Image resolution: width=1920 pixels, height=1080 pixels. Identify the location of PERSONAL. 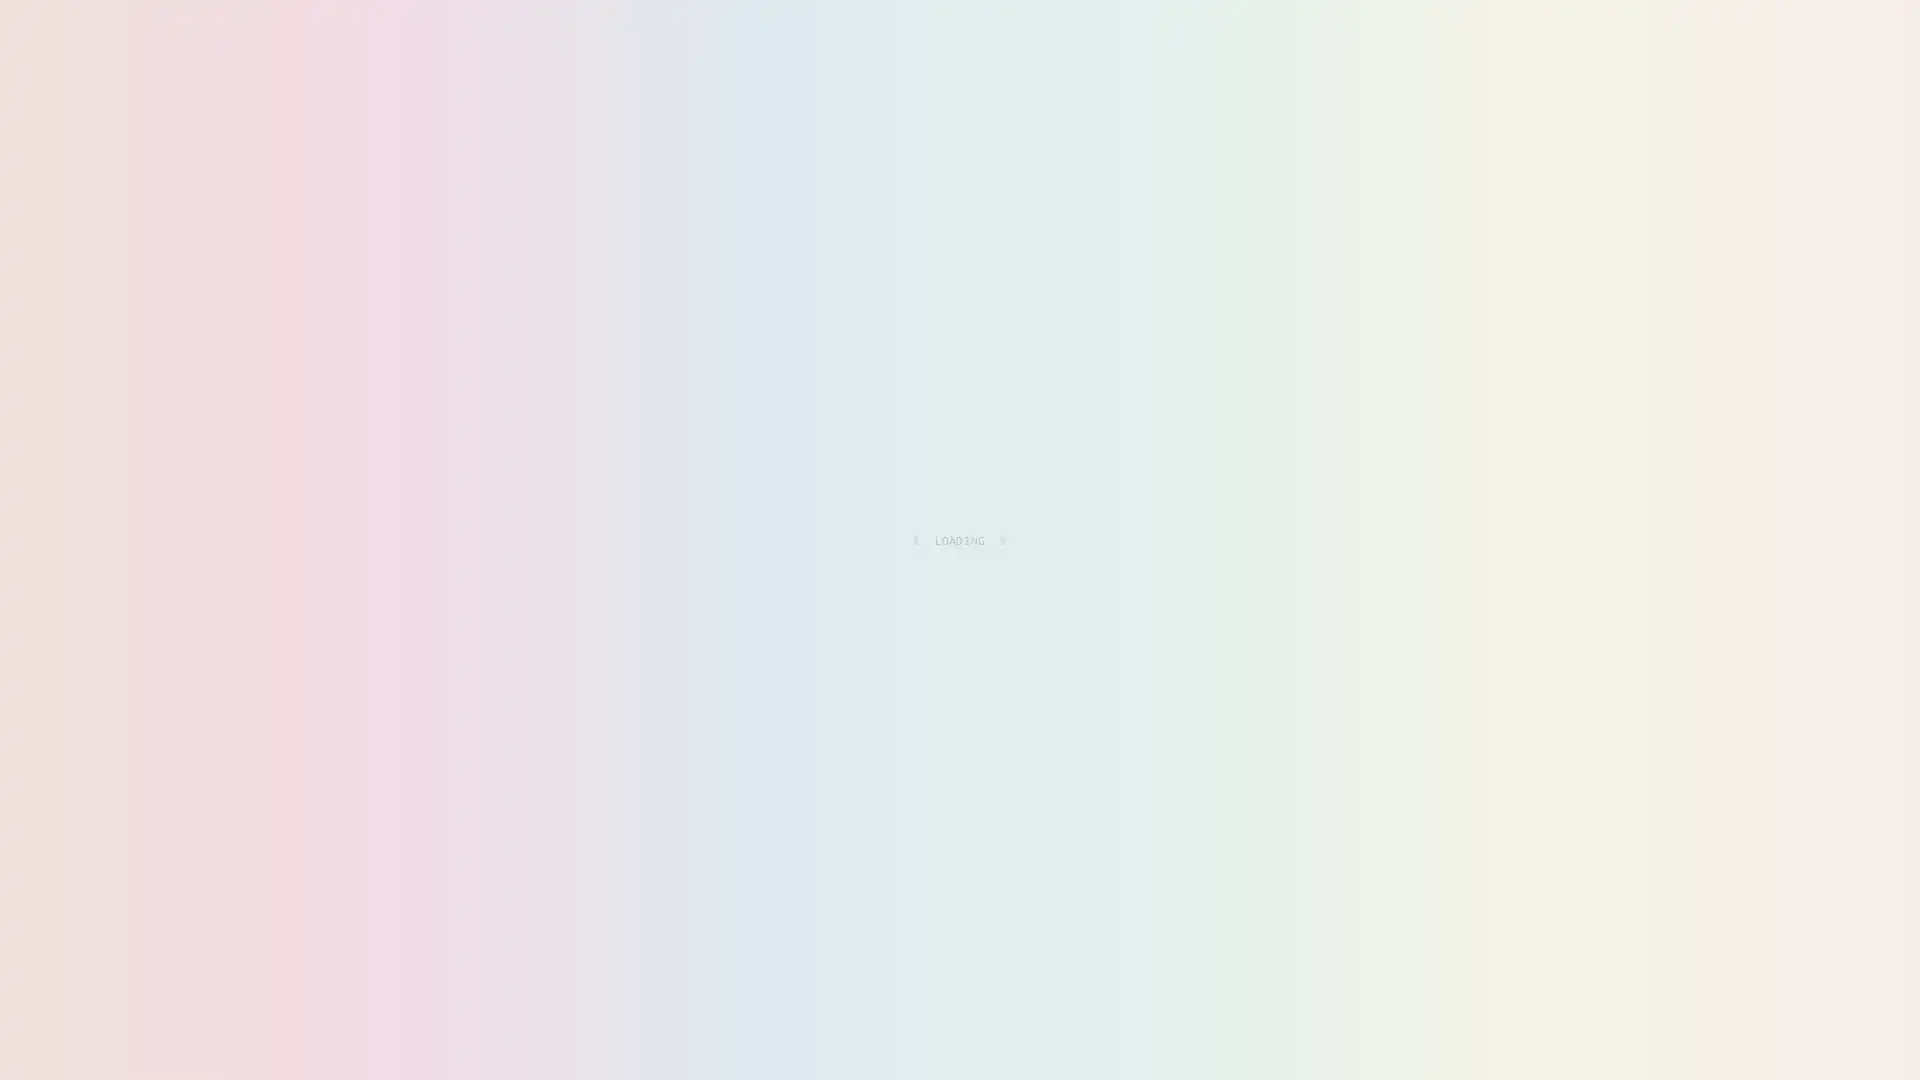
(686, 201).